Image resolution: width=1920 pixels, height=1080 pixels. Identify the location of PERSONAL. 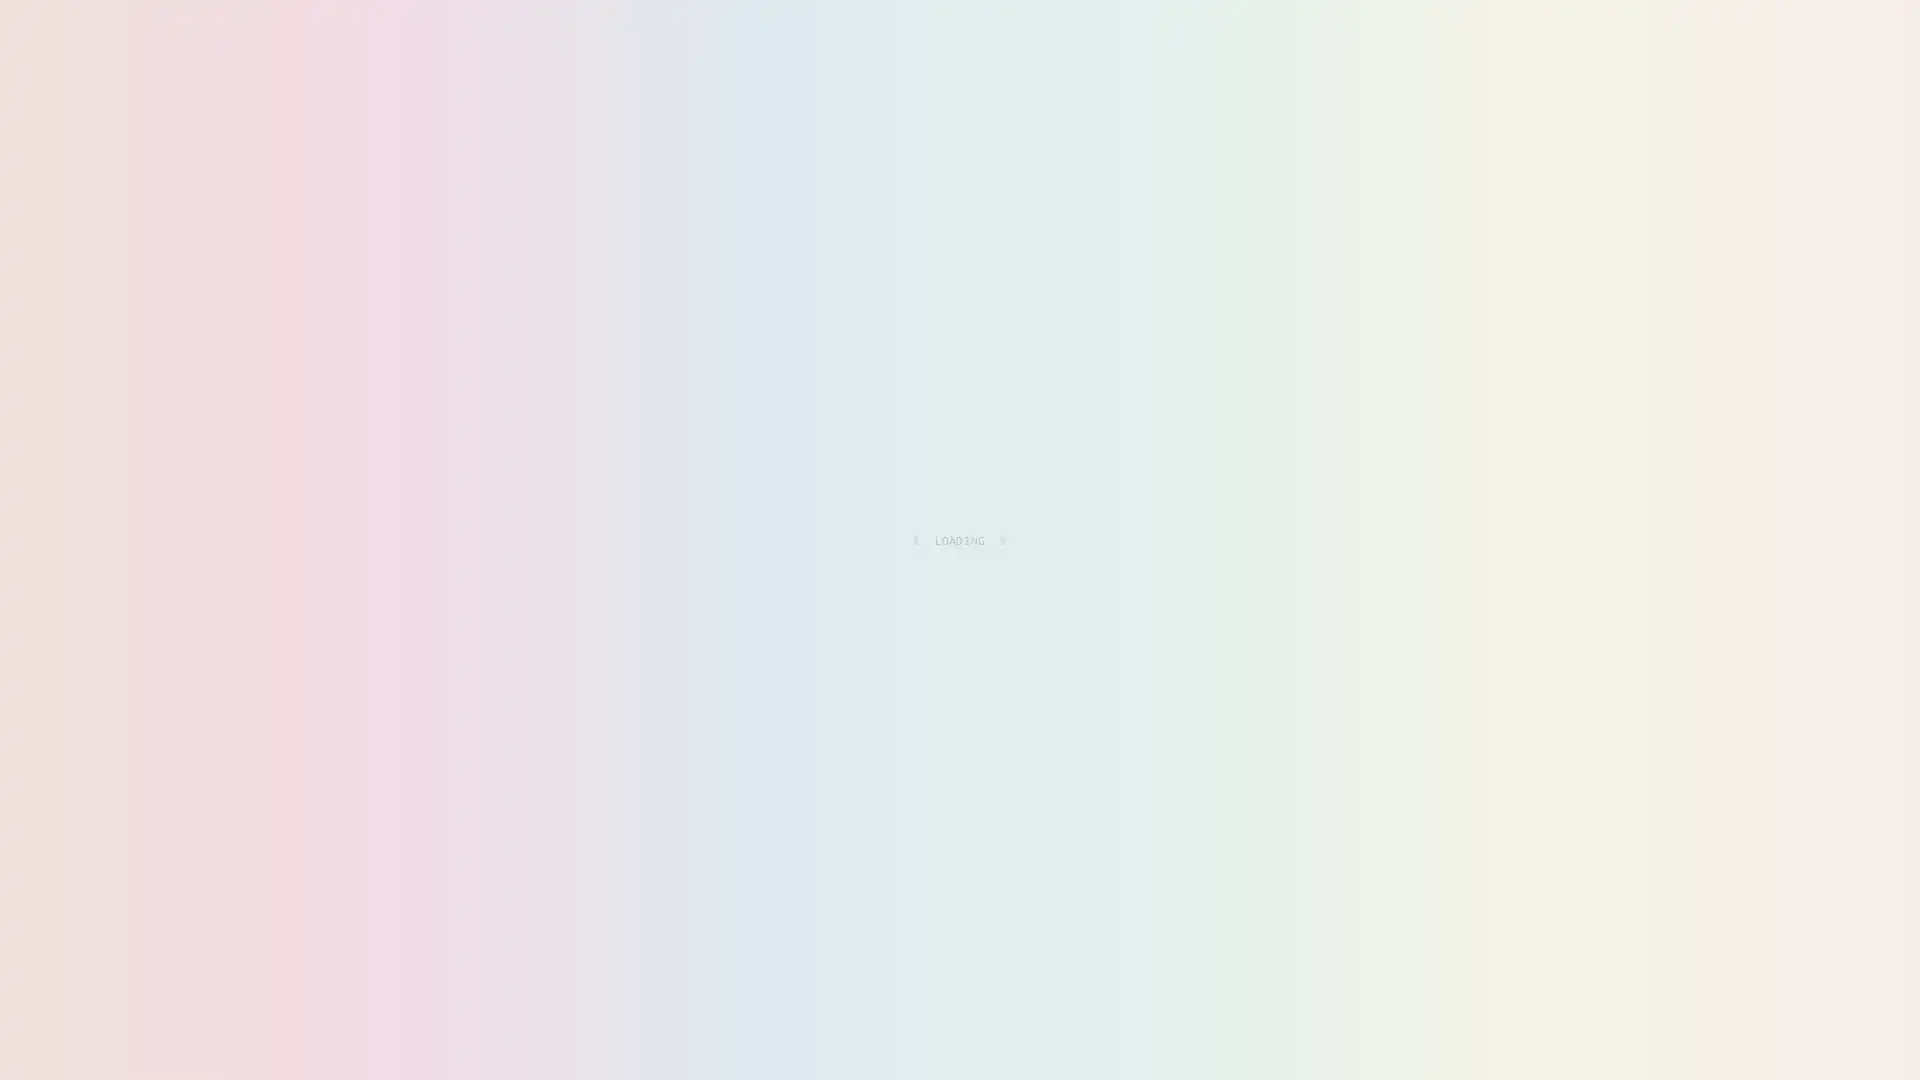
(686, 201).